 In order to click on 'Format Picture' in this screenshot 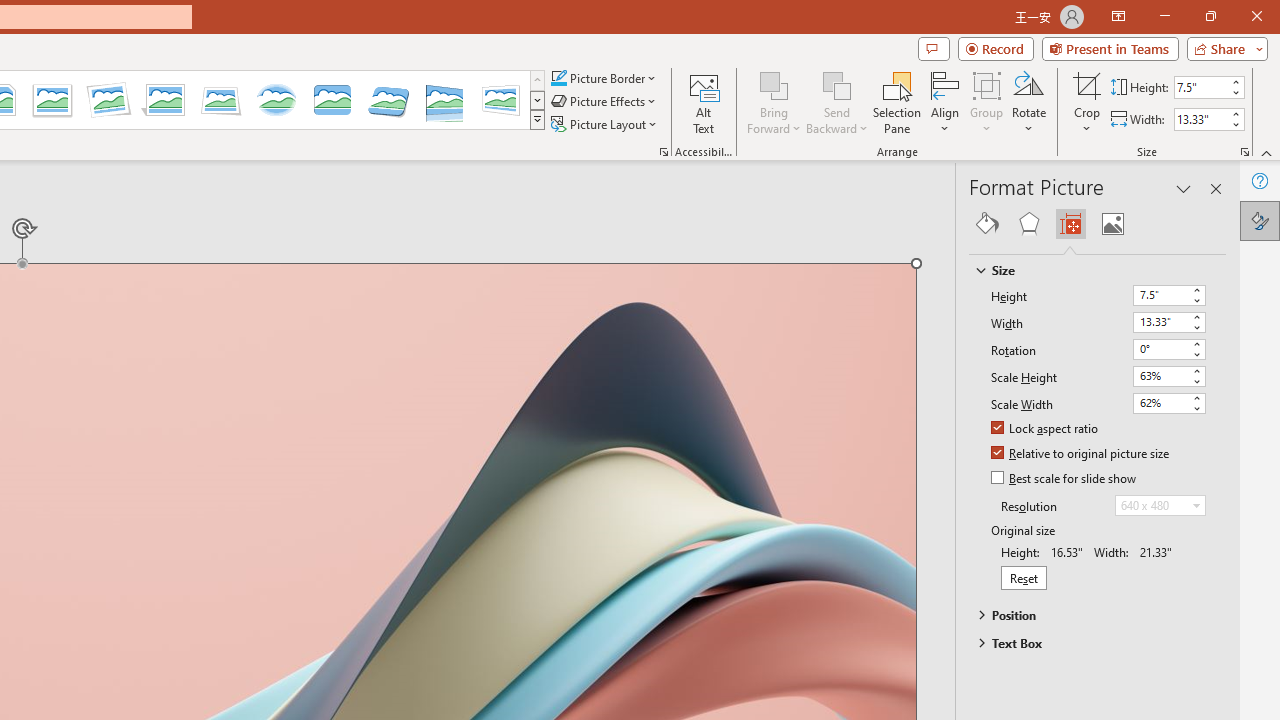, I will do `click(1259, 221)`.